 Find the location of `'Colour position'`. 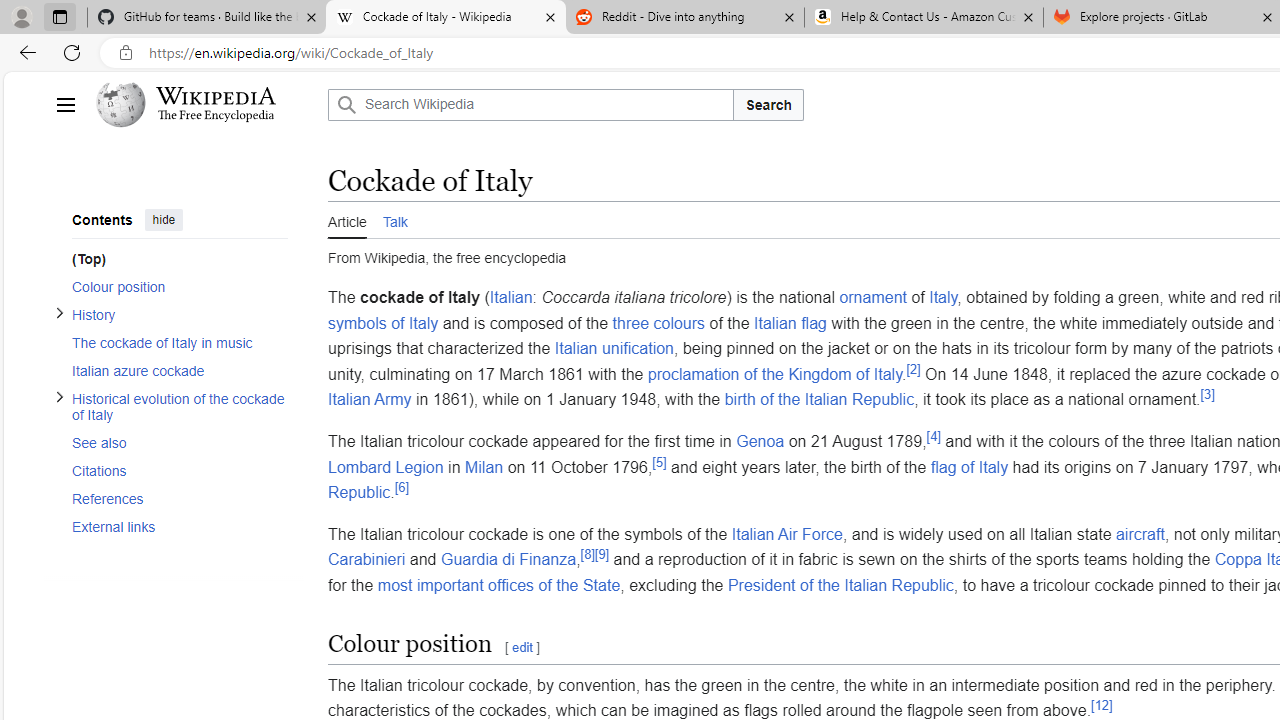

'Colour position' is located at coordinates (179, 286).